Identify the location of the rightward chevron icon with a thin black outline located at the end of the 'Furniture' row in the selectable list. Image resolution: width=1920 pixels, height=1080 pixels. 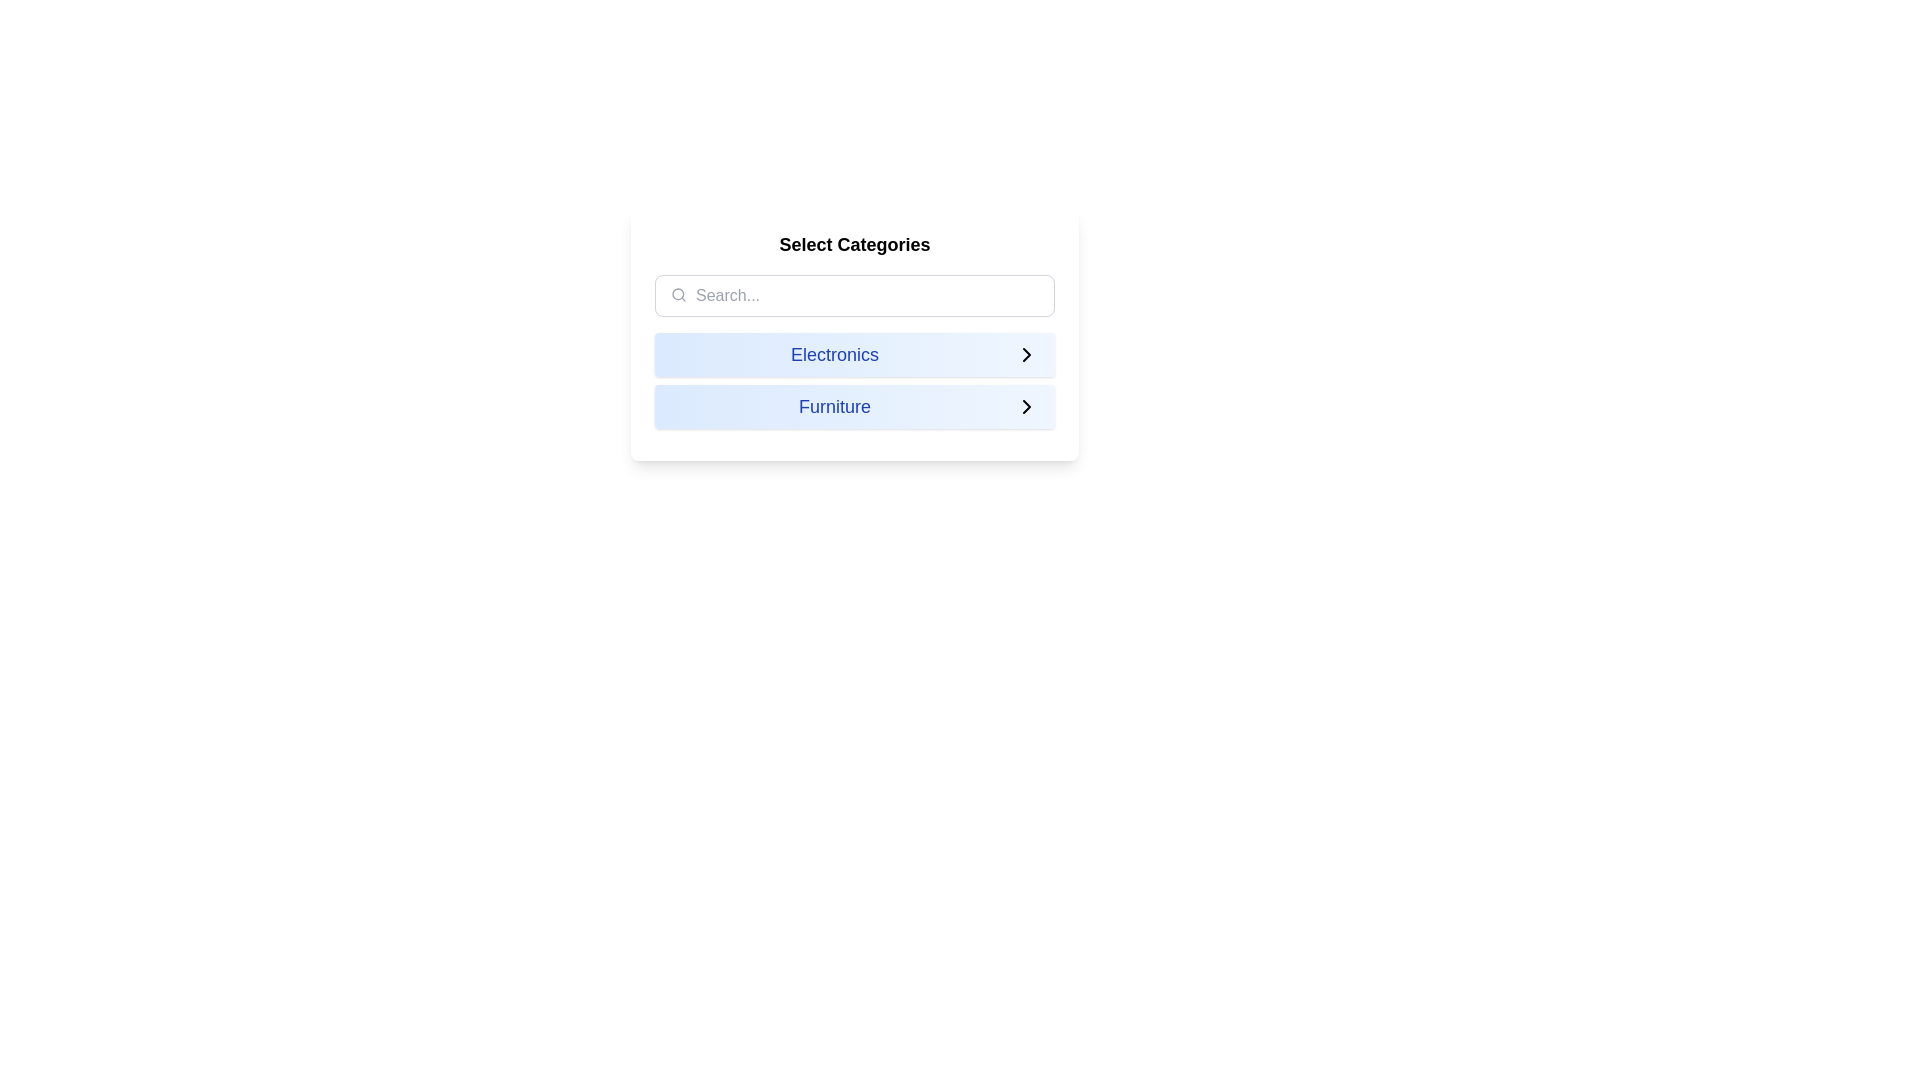
(1027, 406).